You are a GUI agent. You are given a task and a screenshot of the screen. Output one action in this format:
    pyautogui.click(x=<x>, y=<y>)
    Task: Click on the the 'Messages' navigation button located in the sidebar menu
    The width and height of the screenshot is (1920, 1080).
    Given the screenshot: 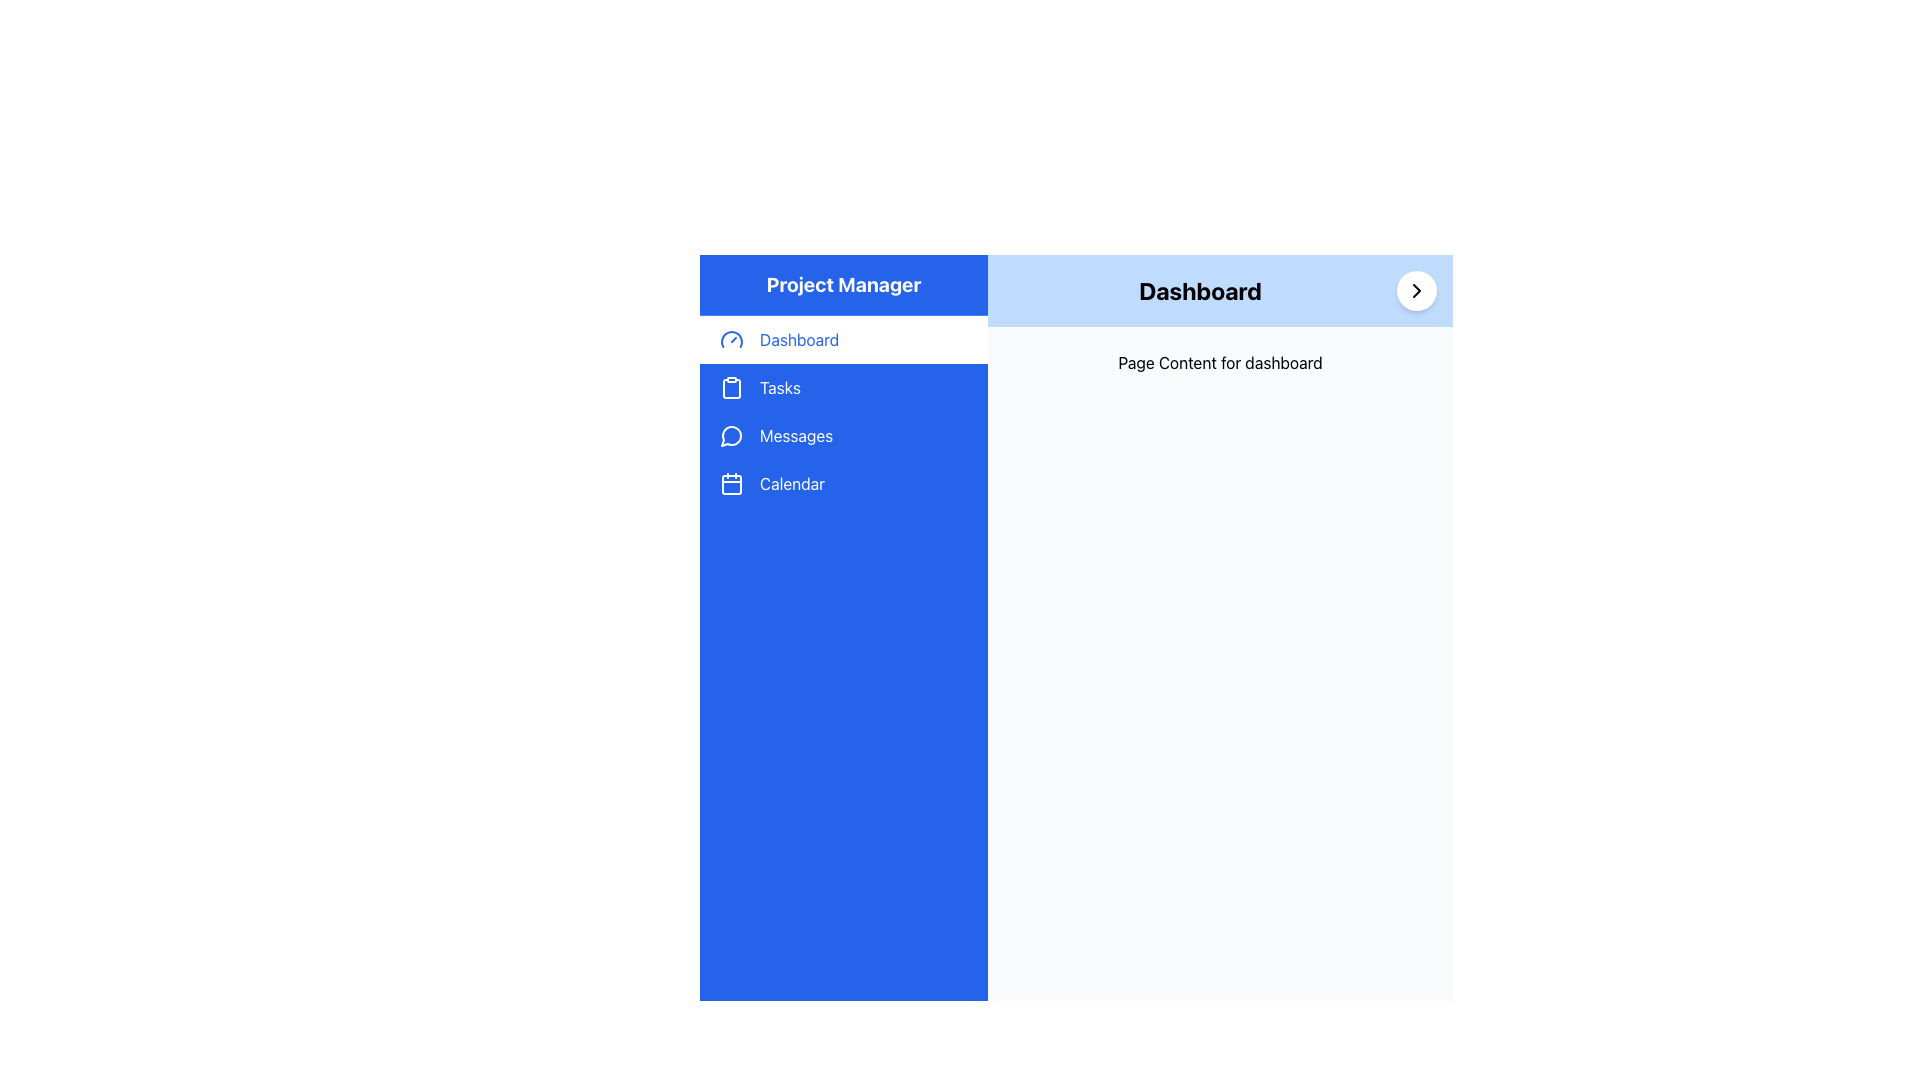 What is the action you would take?
    pyautogui.click(x=844, y=434)
    